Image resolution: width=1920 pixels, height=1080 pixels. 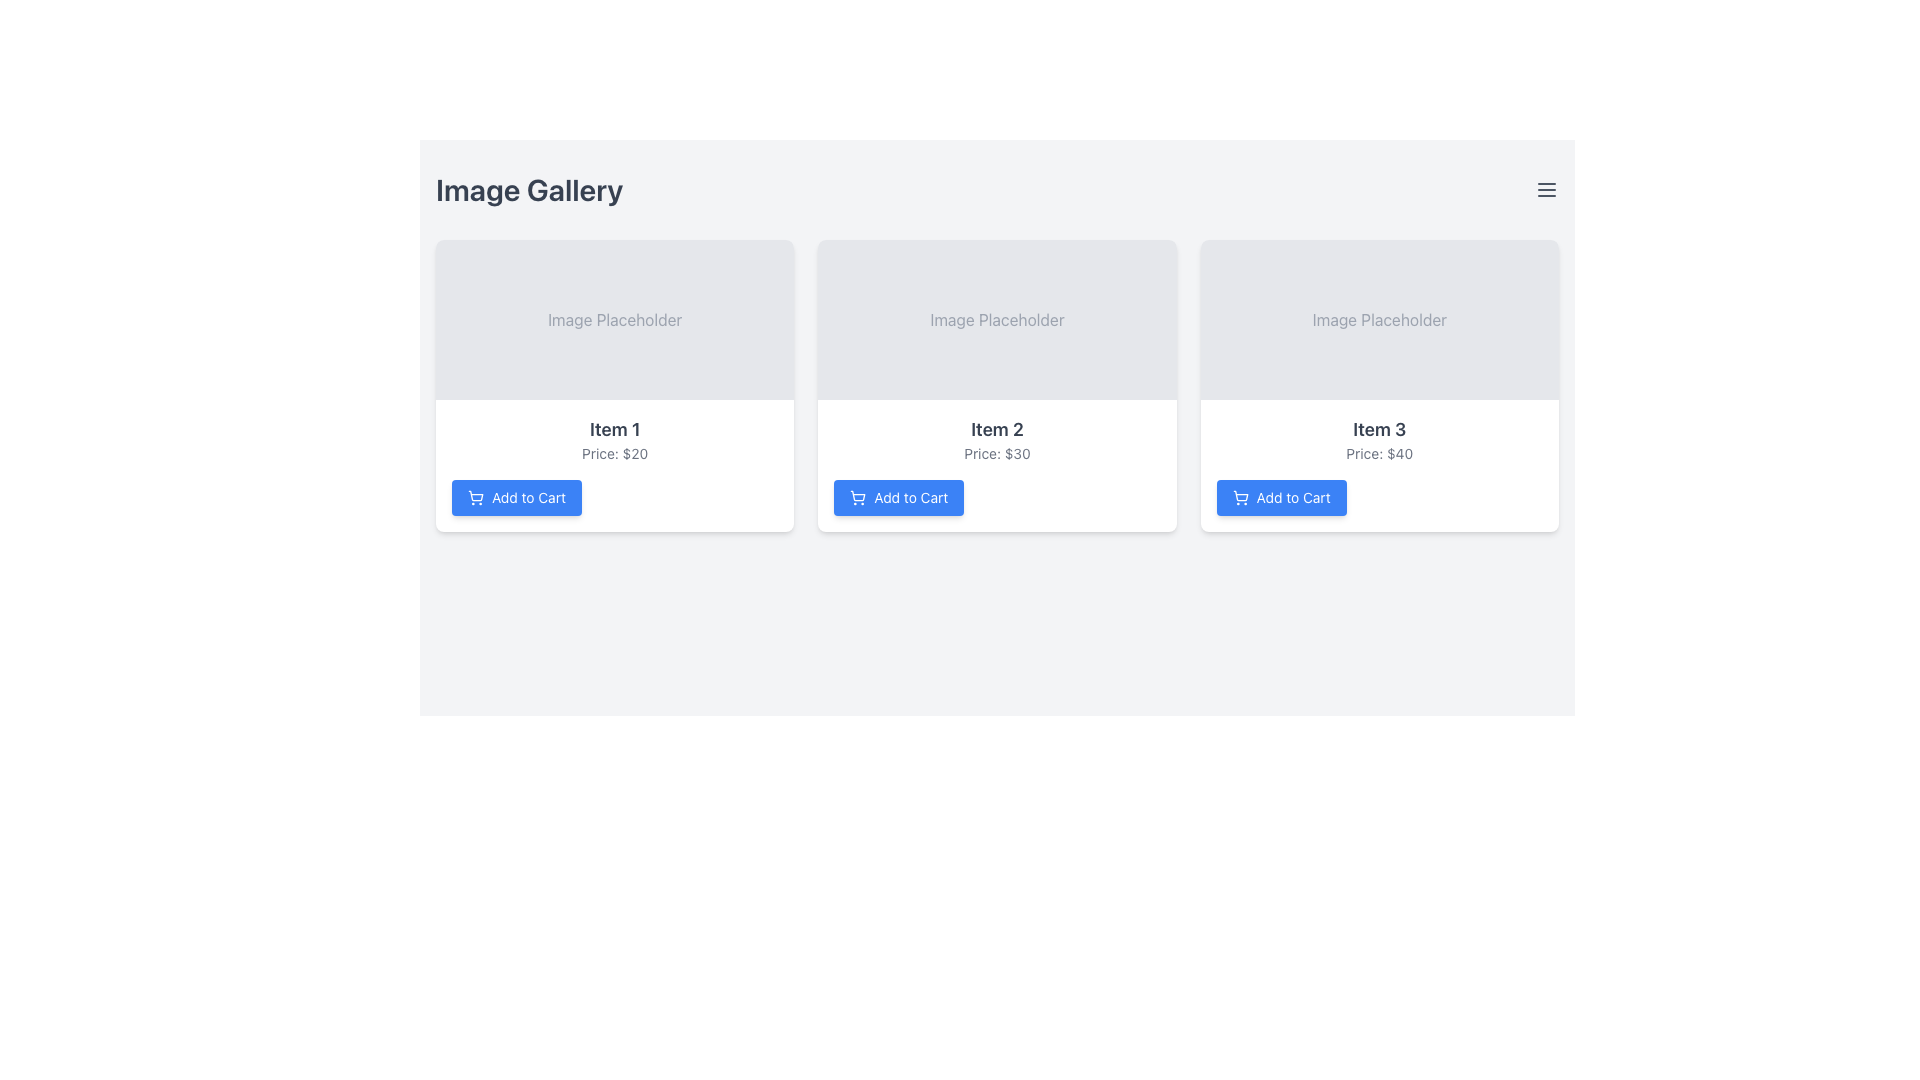 What do you see at coordinates (1239, 496) in the screenshot?
I see `the shopping cart icon located on the 'Add to Cart' button under 'Item 3'` at bounding box center [1239, 496].